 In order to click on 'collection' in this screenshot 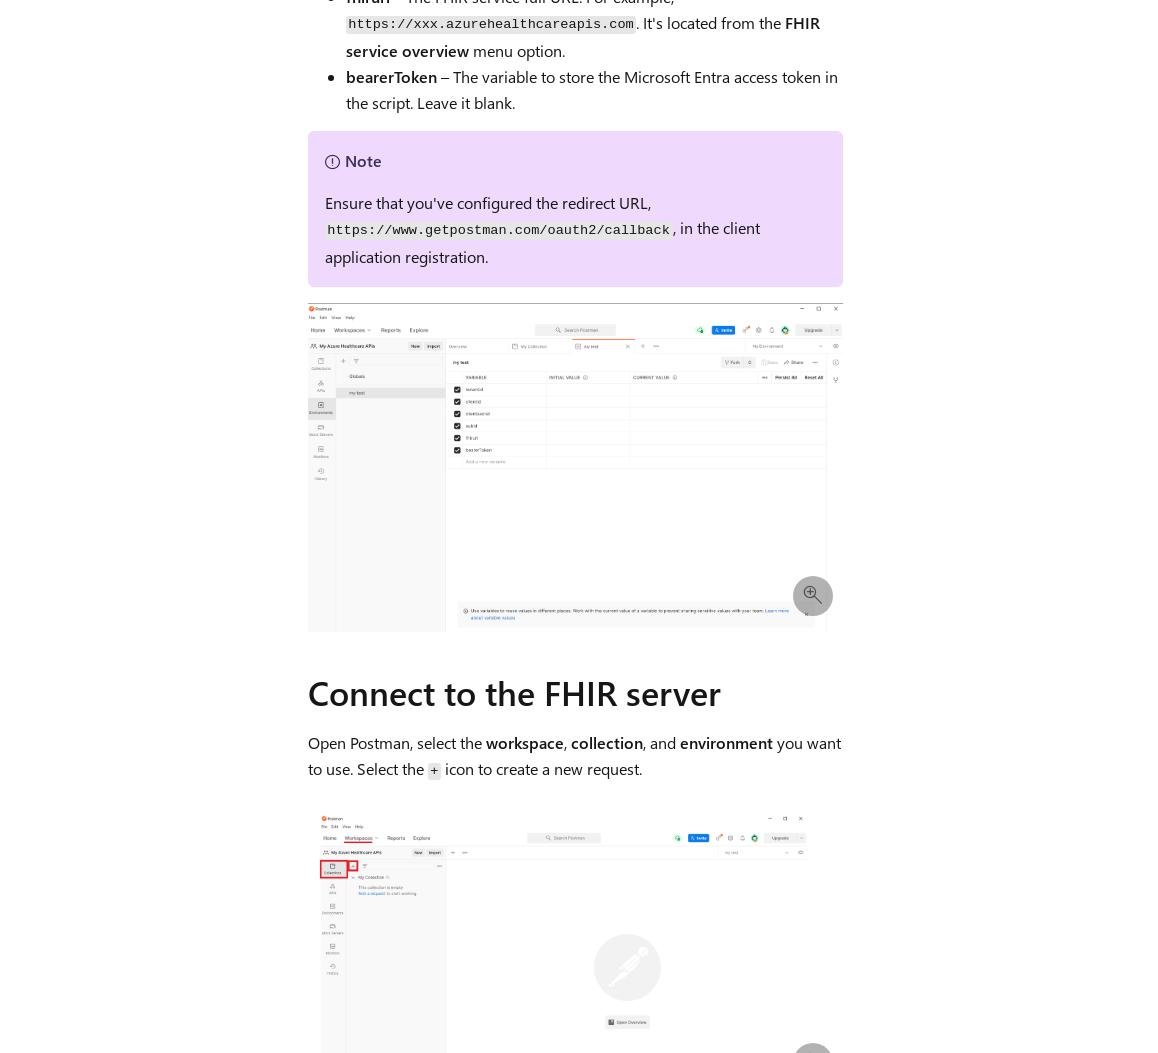, I will do `click(569, 741)`.